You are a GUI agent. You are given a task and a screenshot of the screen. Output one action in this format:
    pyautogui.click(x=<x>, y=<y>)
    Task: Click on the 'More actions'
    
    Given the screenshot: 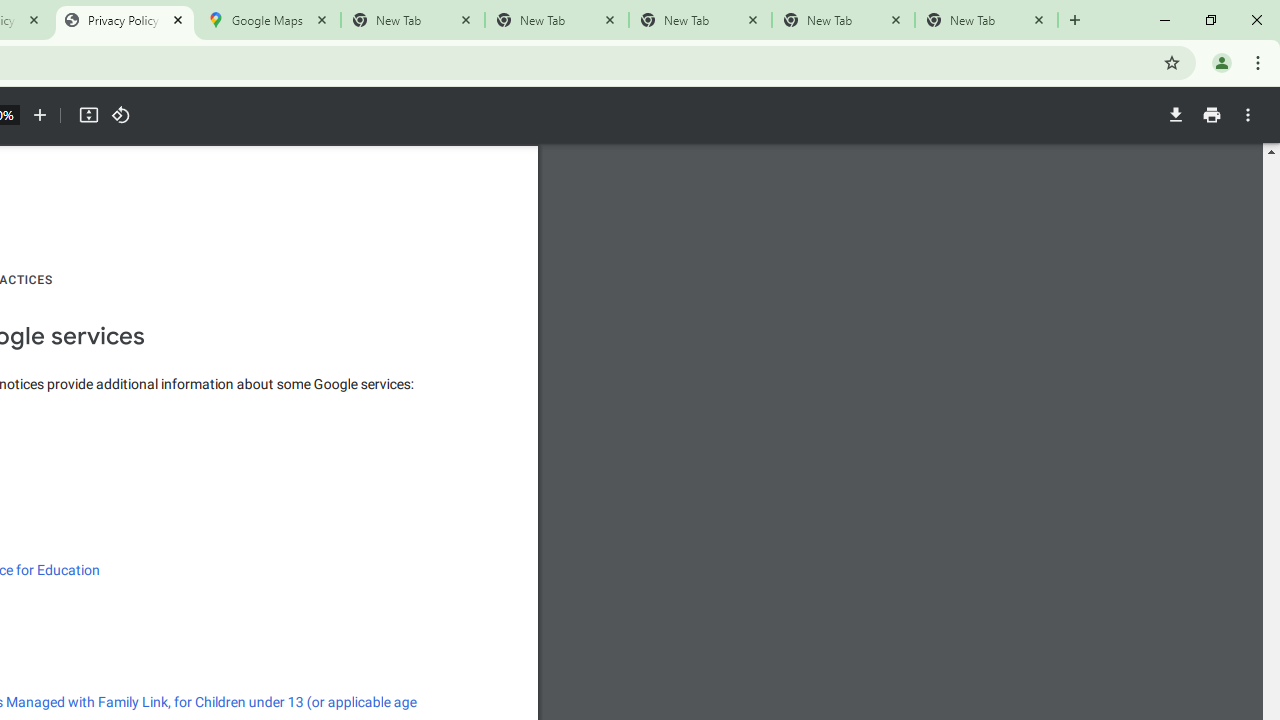 What is the action you would take?
    pyautogui.click(x=1247, y=115)
    